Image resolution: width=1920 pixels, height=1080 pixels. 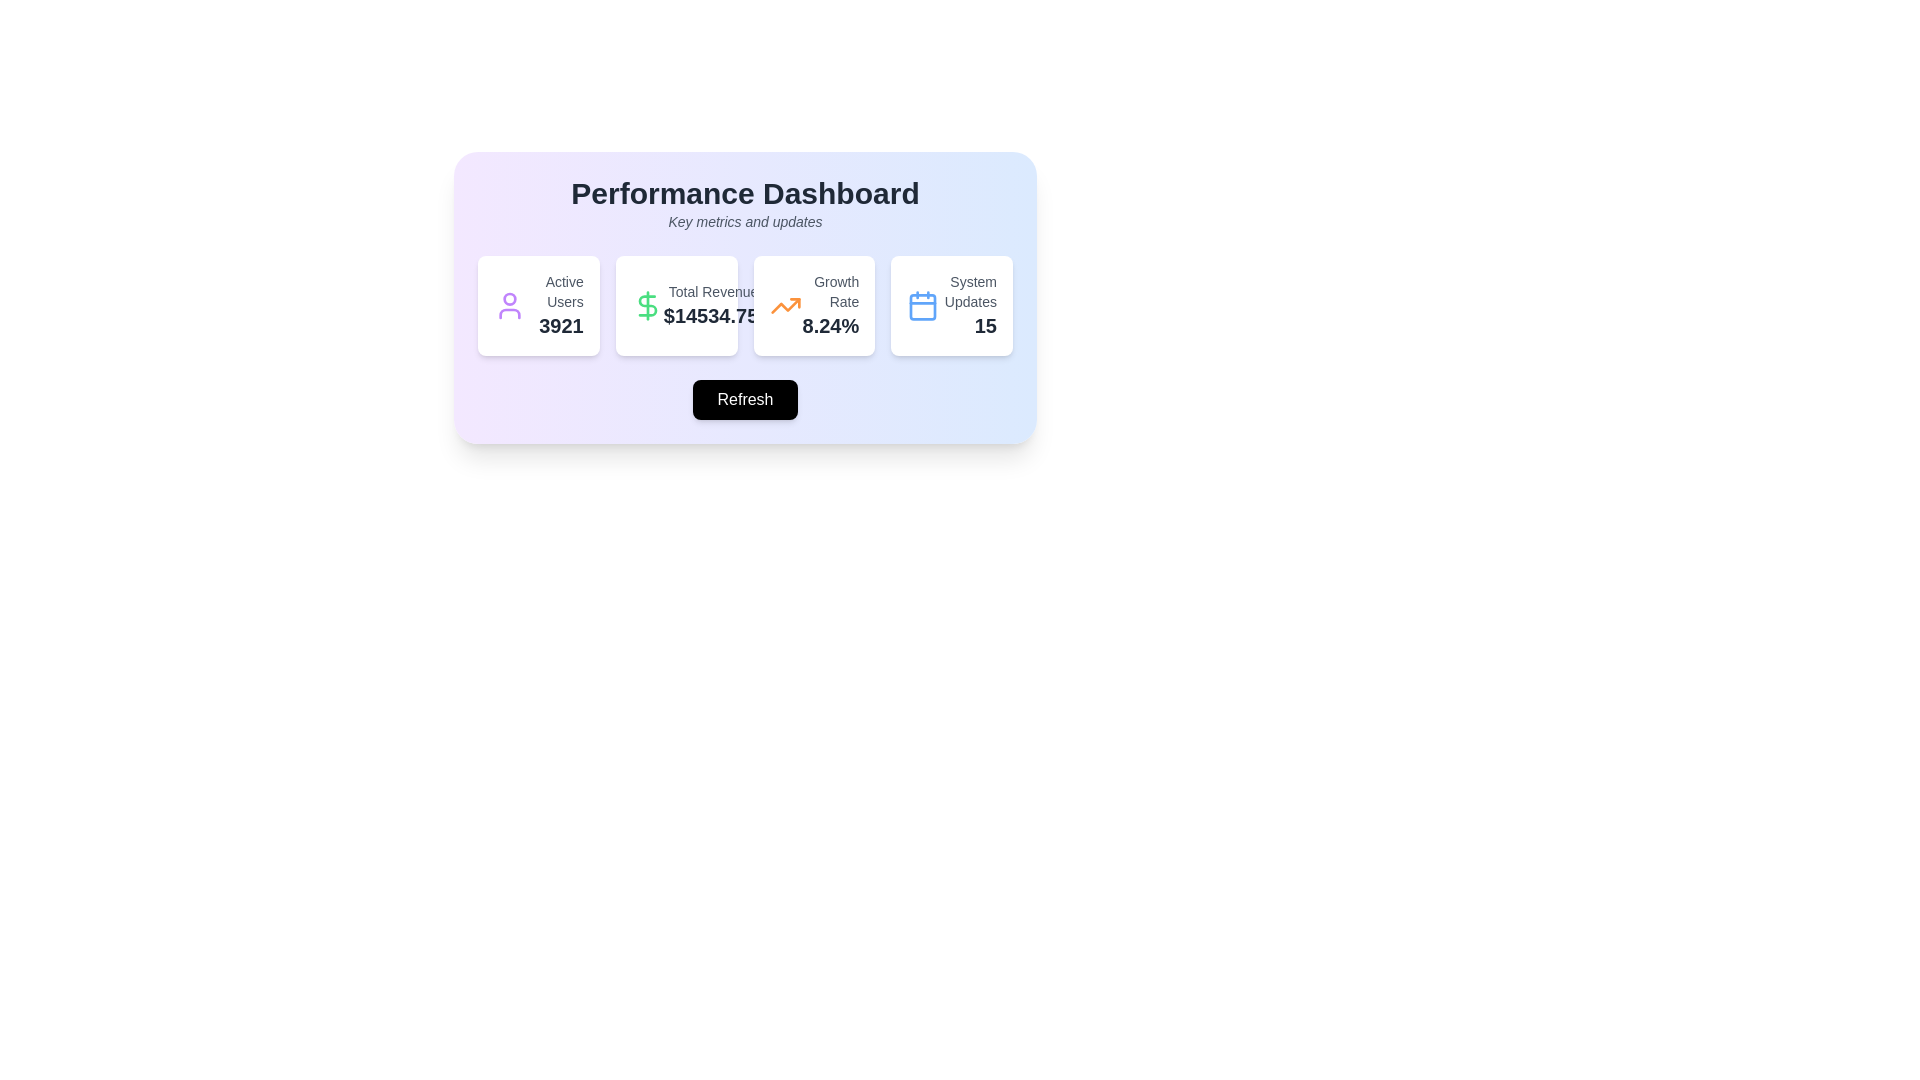 I want to click on the green dollar symbol icon located to the left of the 'Total Revenue $14534.75' text, so click(x=647, y=305).